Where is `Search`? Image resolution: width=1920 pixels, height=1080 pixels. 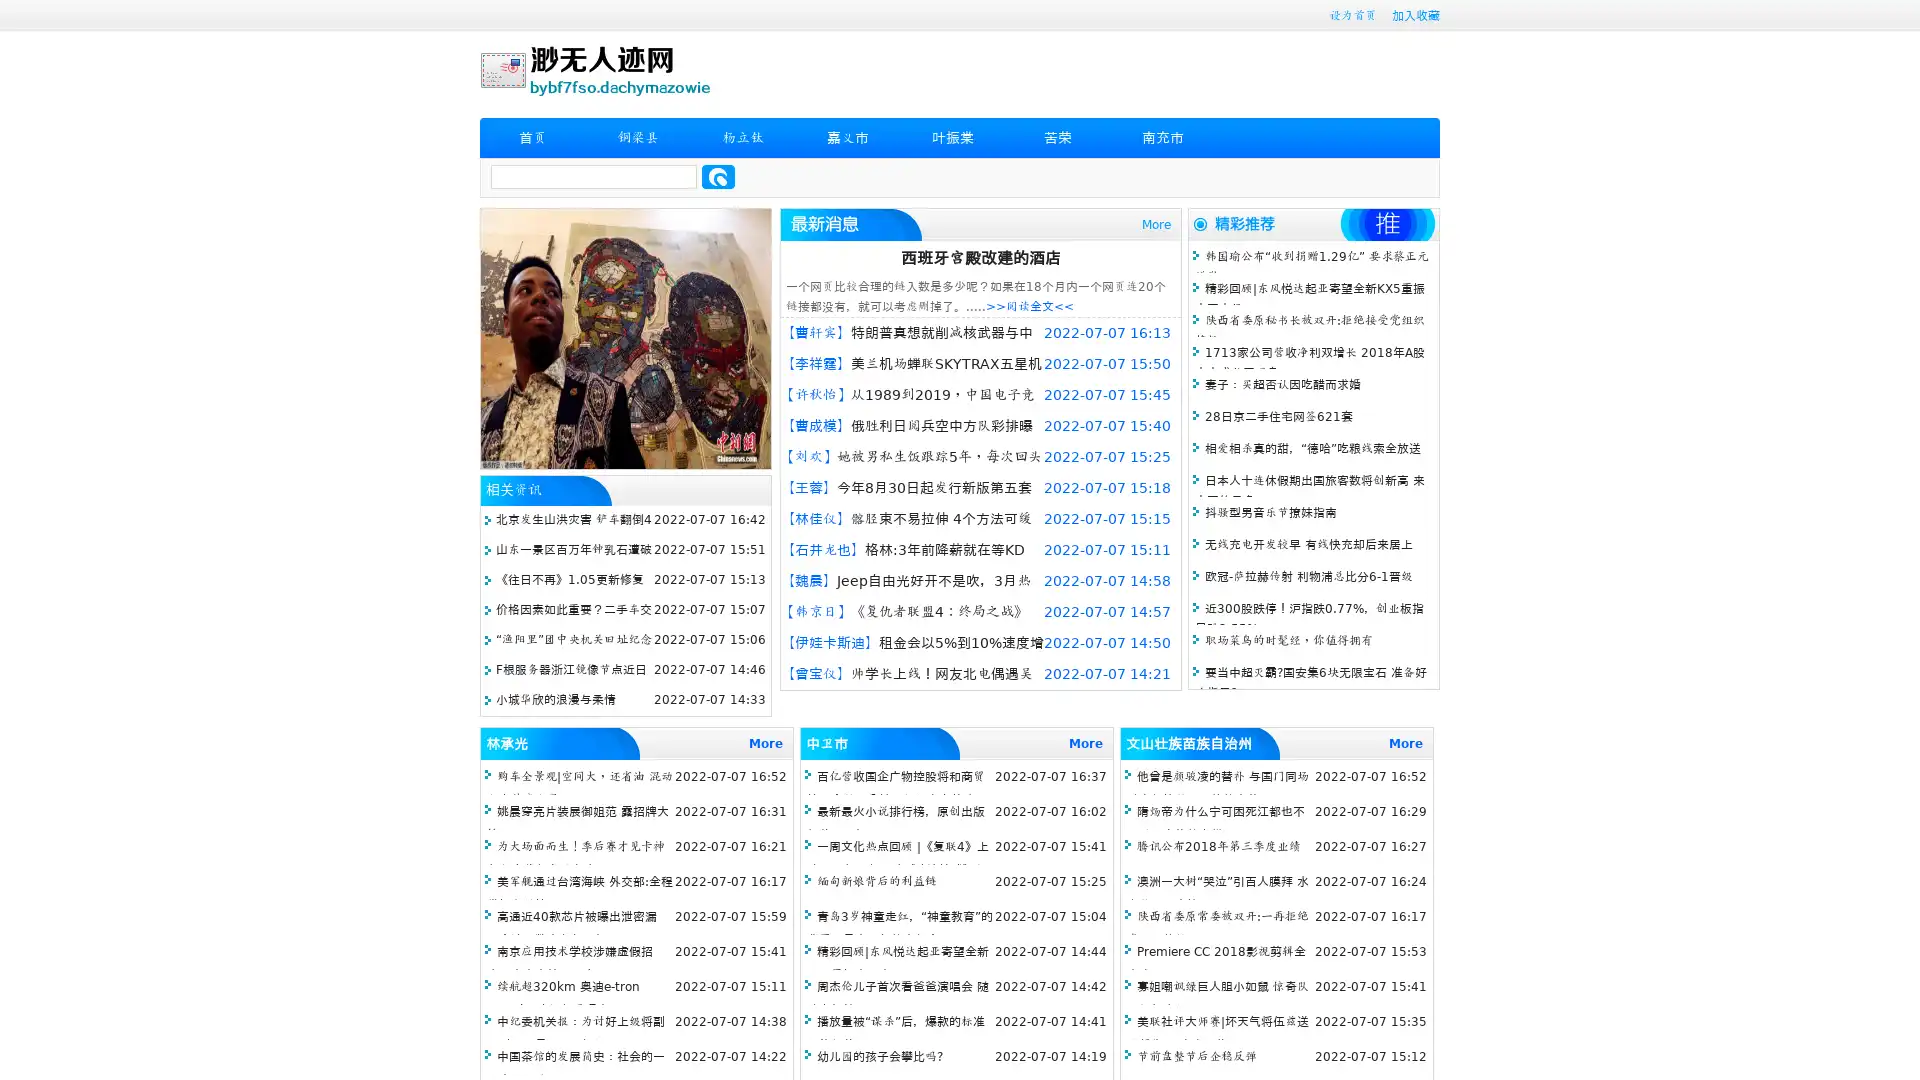
Search is located at coordinates (718, 176).